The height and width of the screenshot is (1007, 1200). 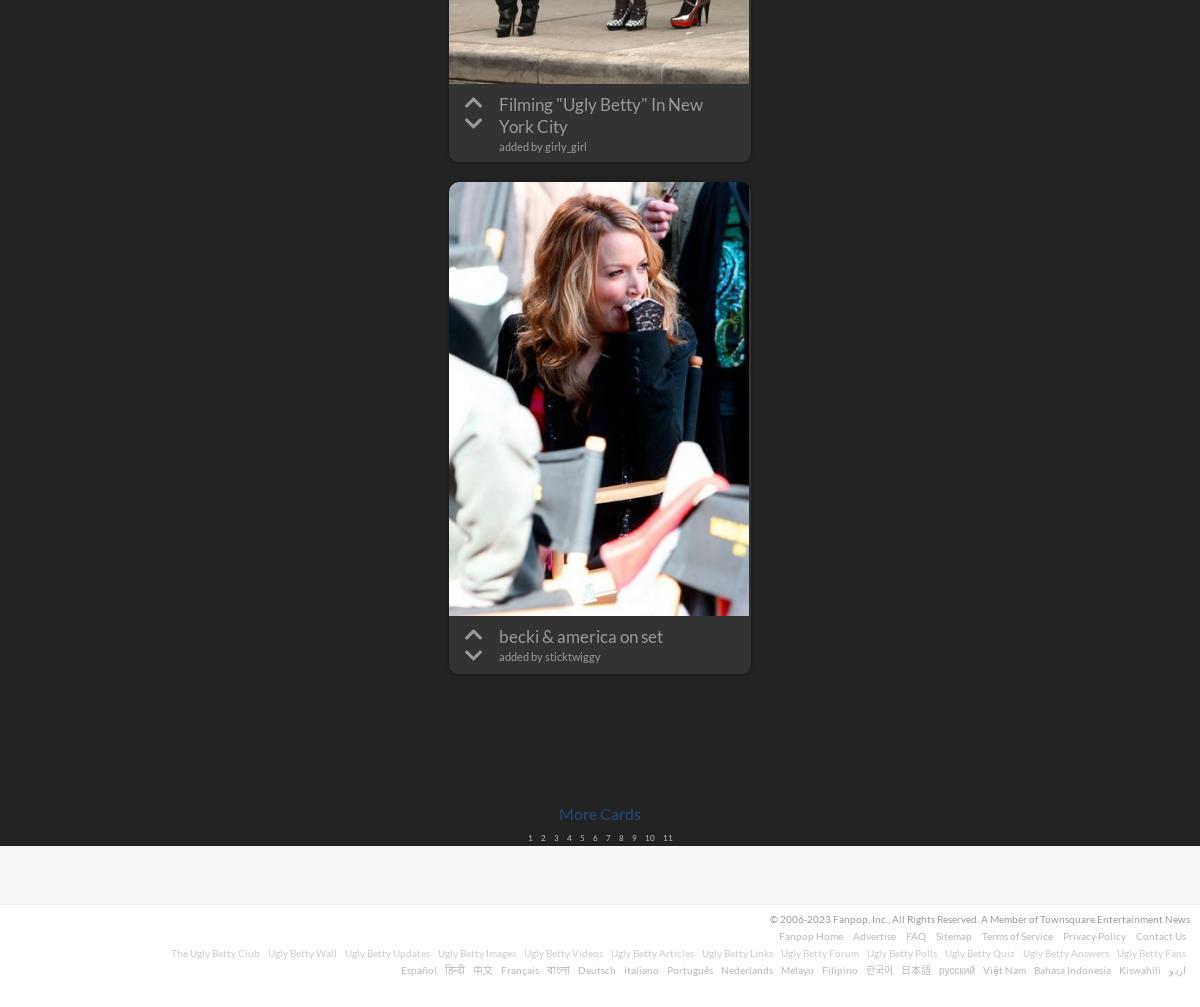 I want to click on 'Sitemap', so click(x=954, y=935).